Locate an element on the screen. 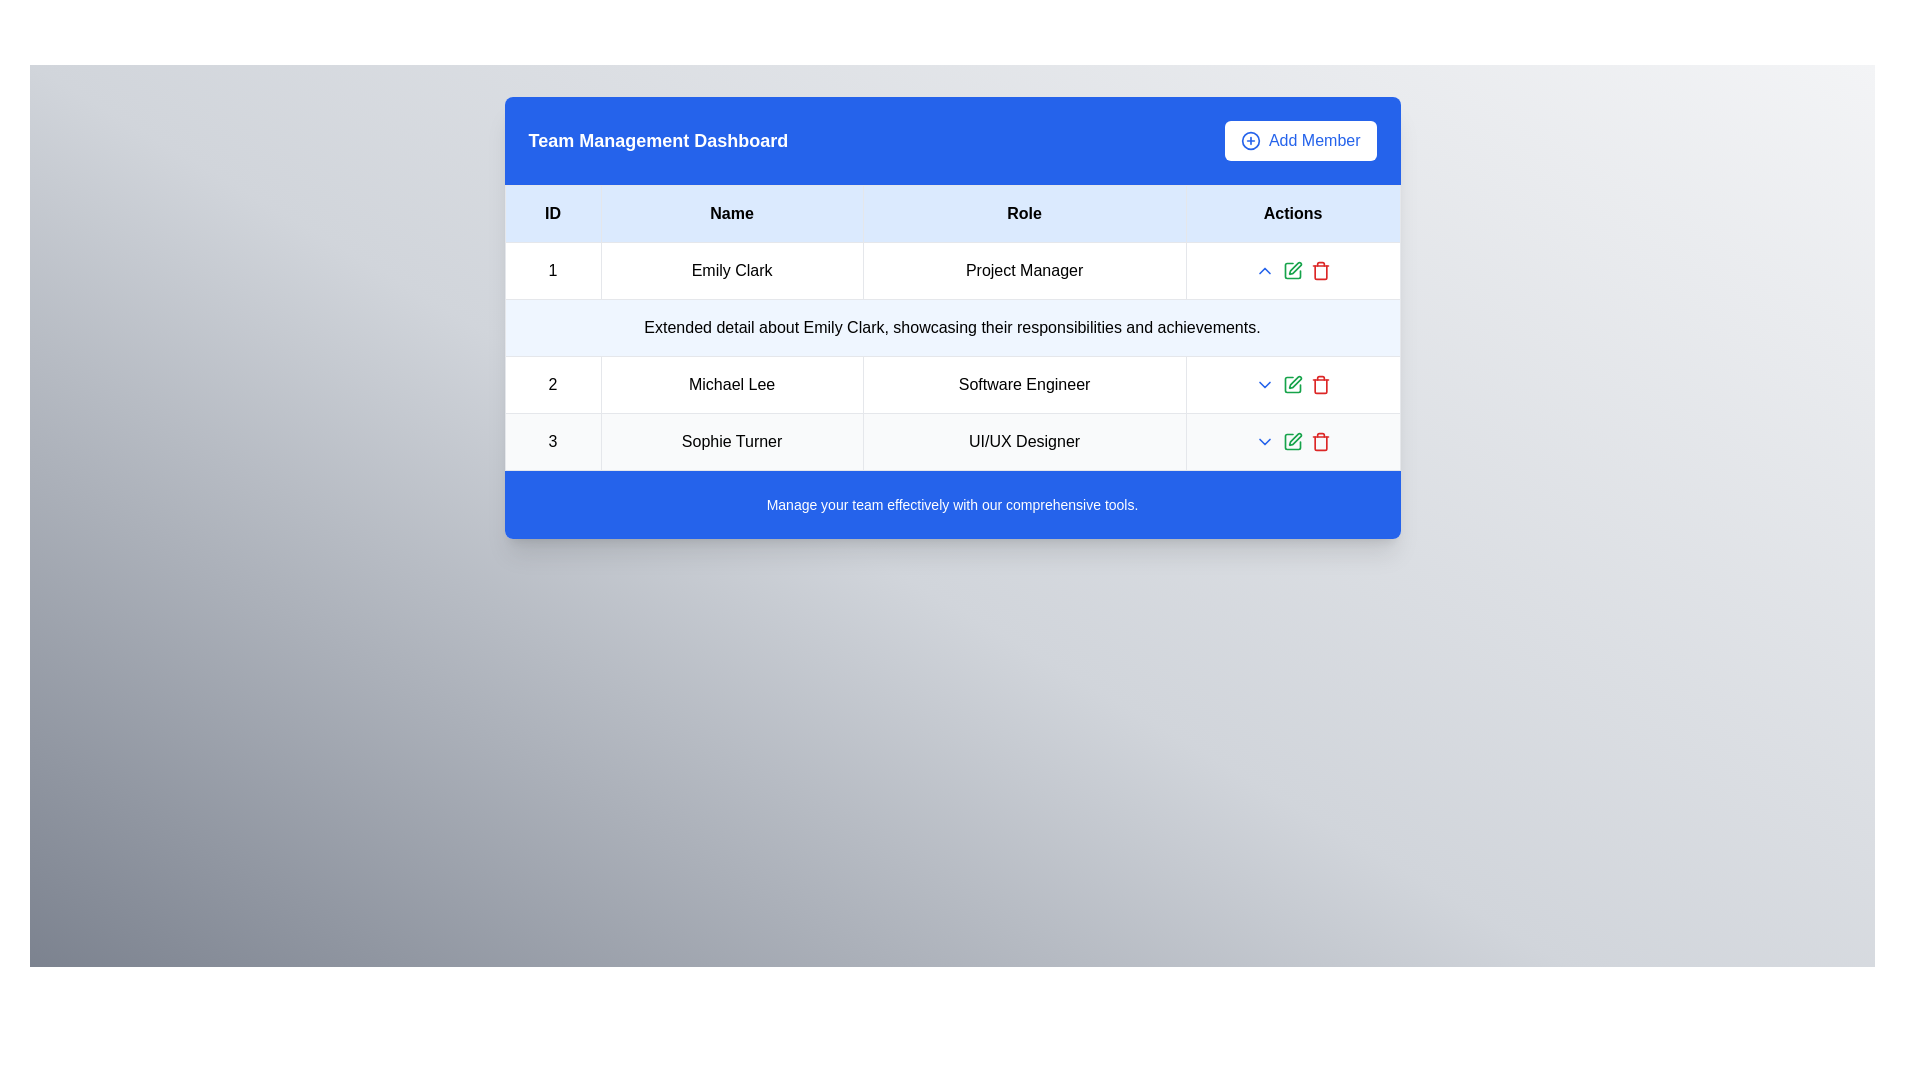 The image size is (1920, 1080). the button located on the top-right corner of the blue header bar next to the 'Team Management Dashboard' text is located at coordinates (1300, 140).